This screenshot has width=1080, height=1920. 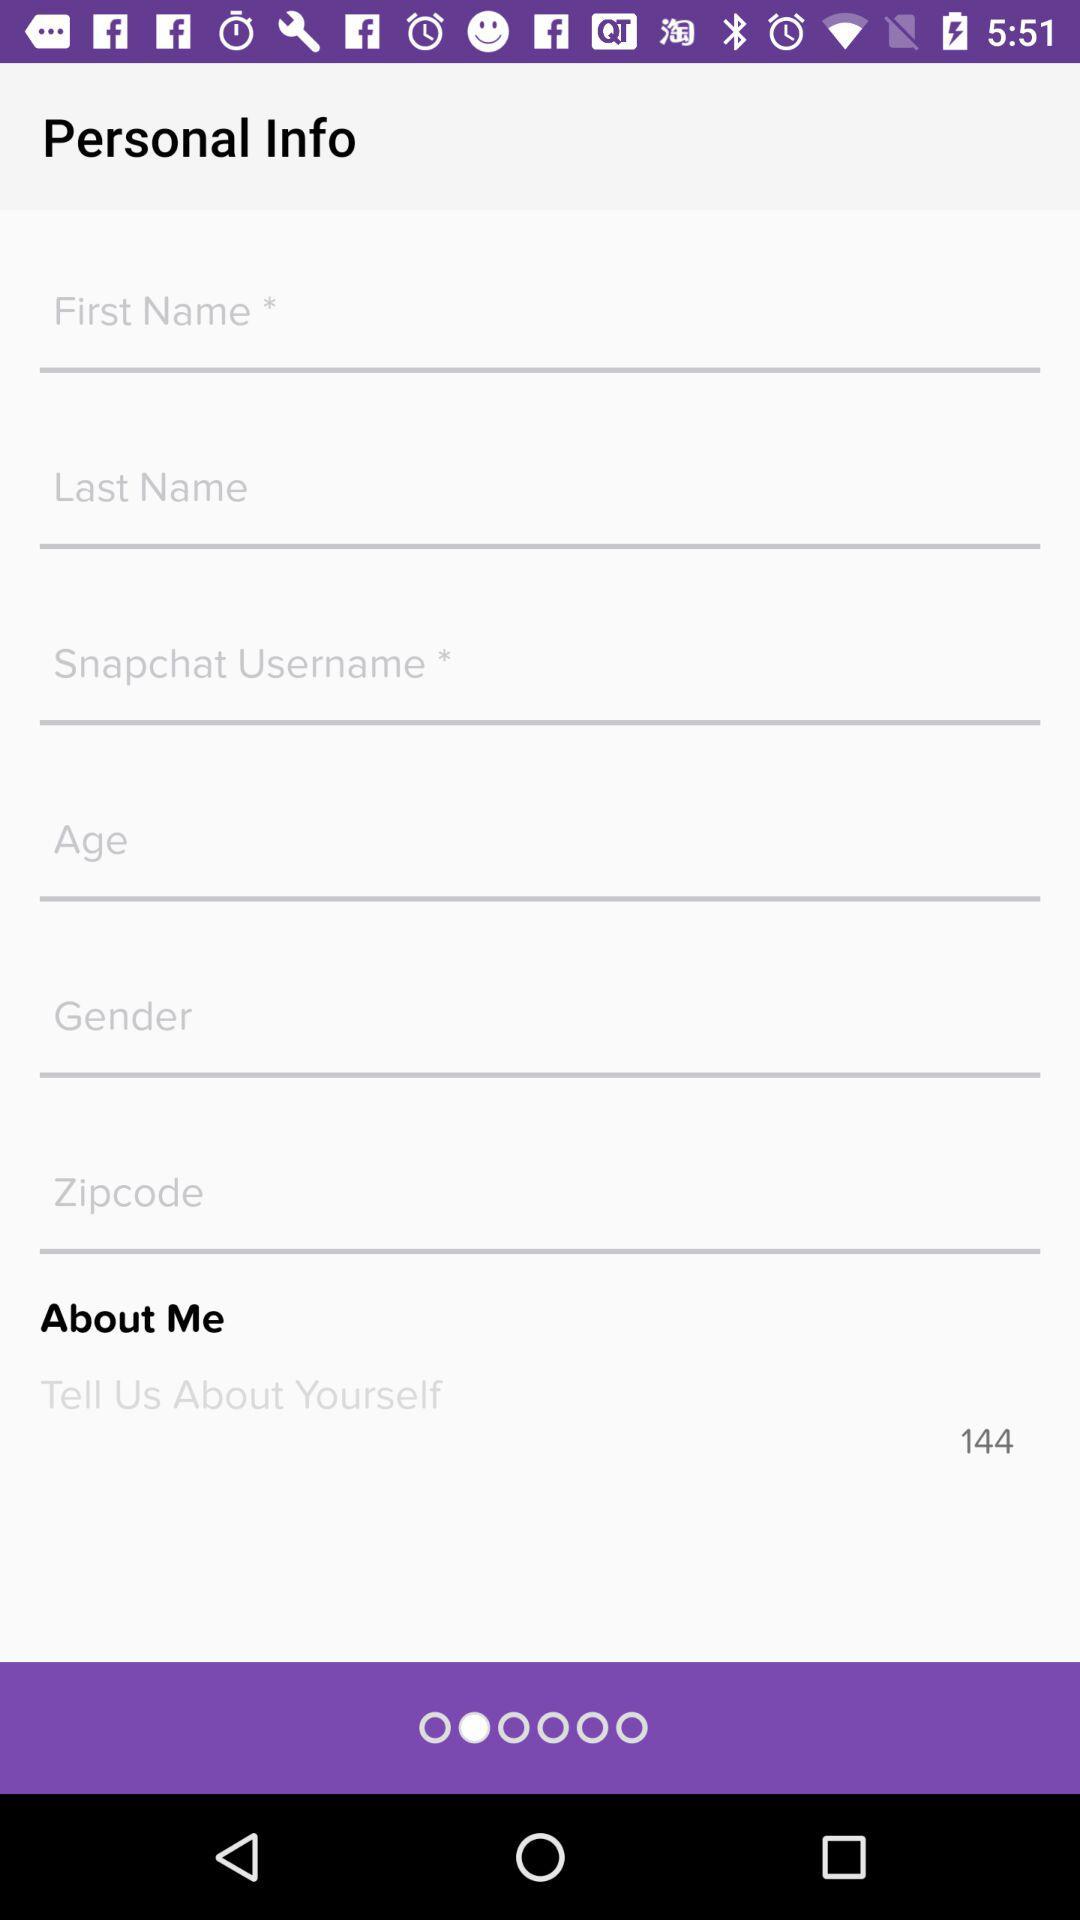 What do you see at coordinates (540, 653) in the screenshot?
I see `snapcha username box` at bounding box center [540, 653].